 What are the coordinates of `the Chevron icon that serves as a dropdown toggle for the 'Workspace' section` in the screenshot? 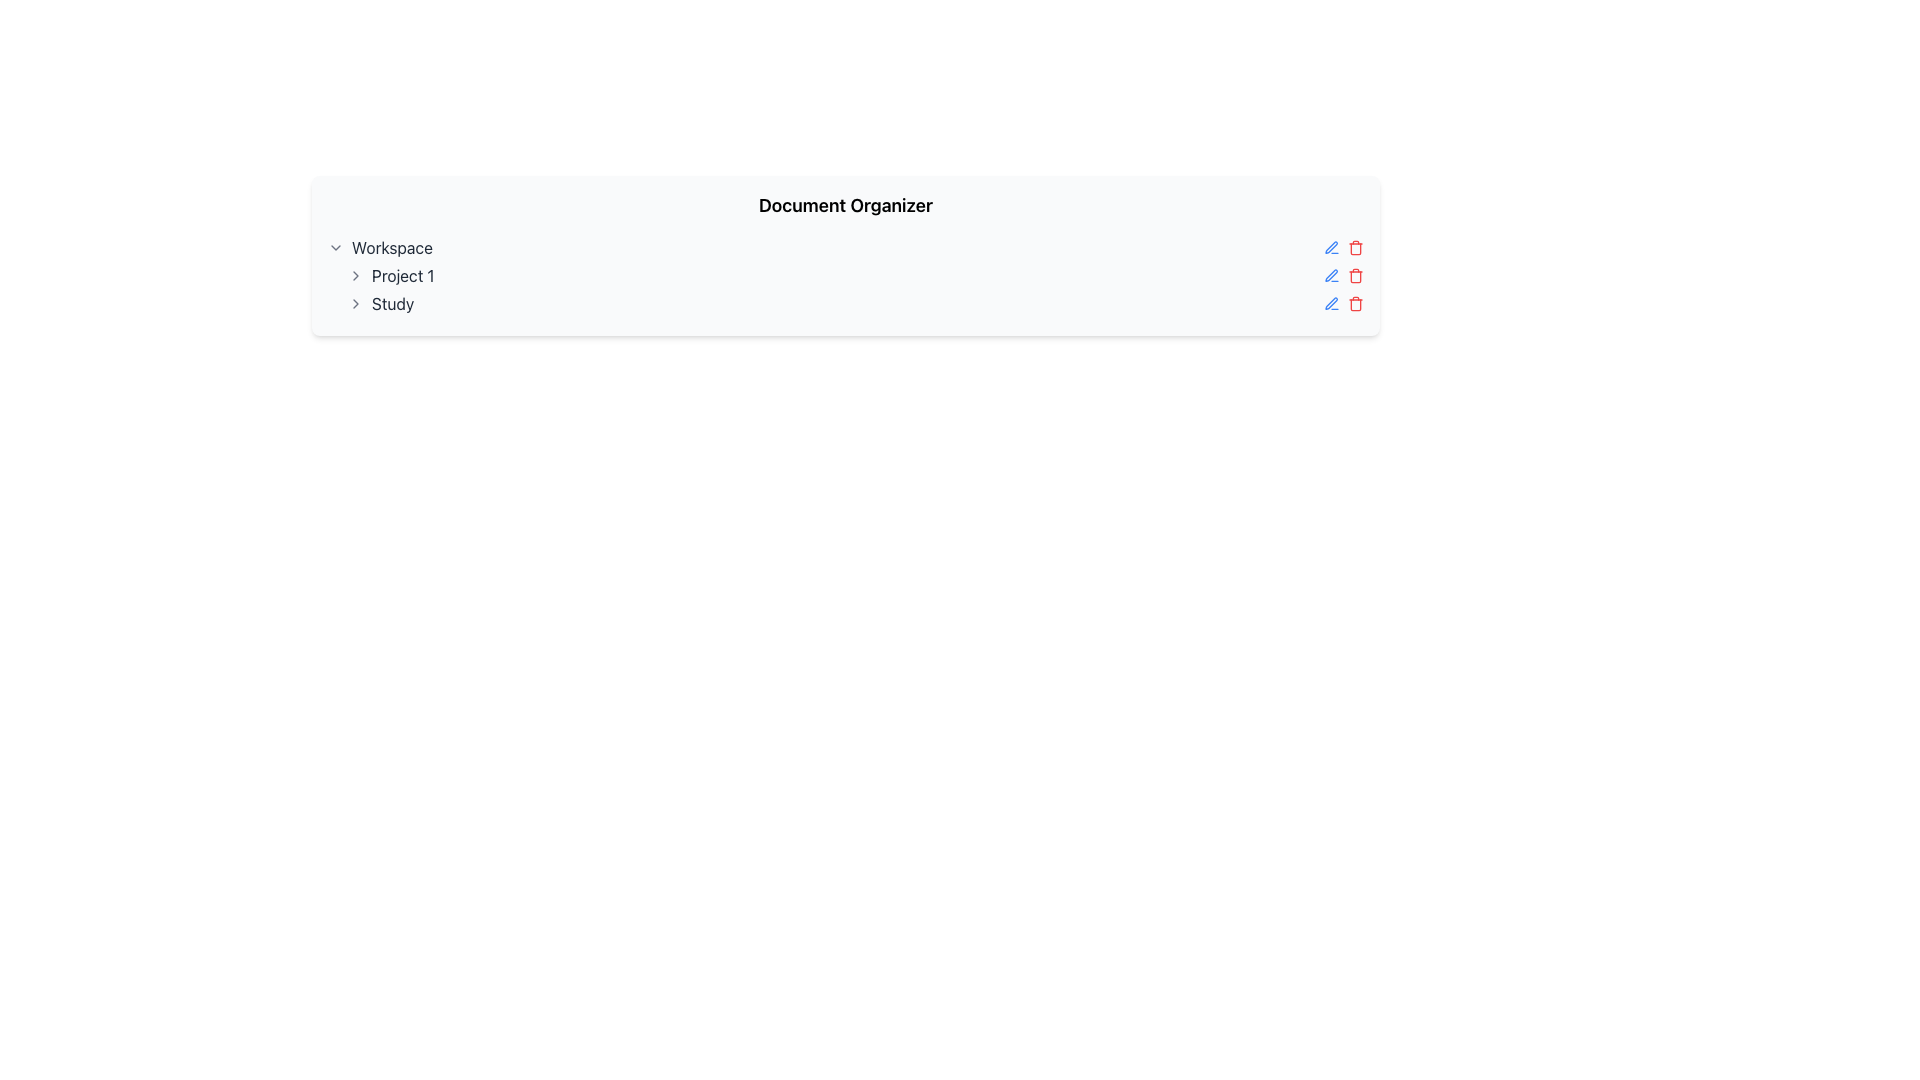 It's located at (336, 246).